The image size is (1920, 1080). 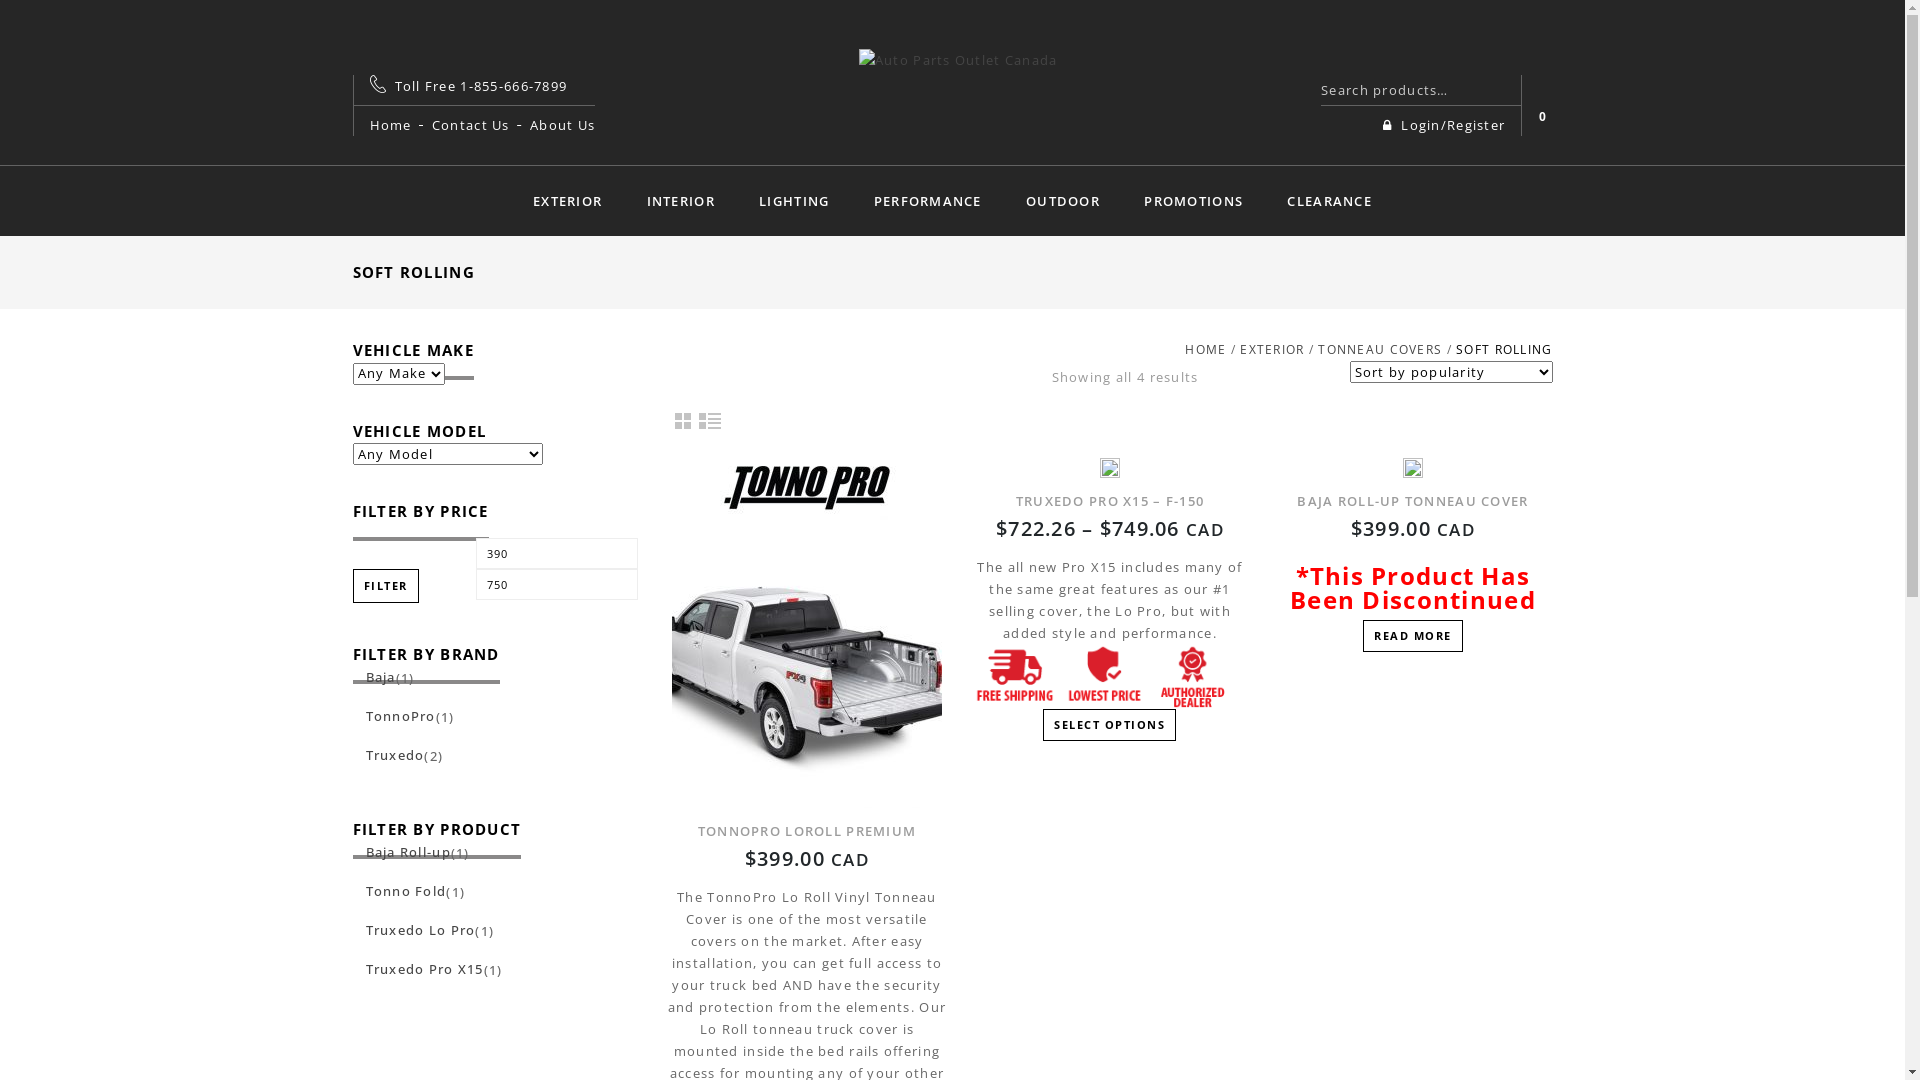 What do you see at coordinates (400, 852) in the screenshot?
I see `'Baja Roll-up'` at bounding box center [400, 852].